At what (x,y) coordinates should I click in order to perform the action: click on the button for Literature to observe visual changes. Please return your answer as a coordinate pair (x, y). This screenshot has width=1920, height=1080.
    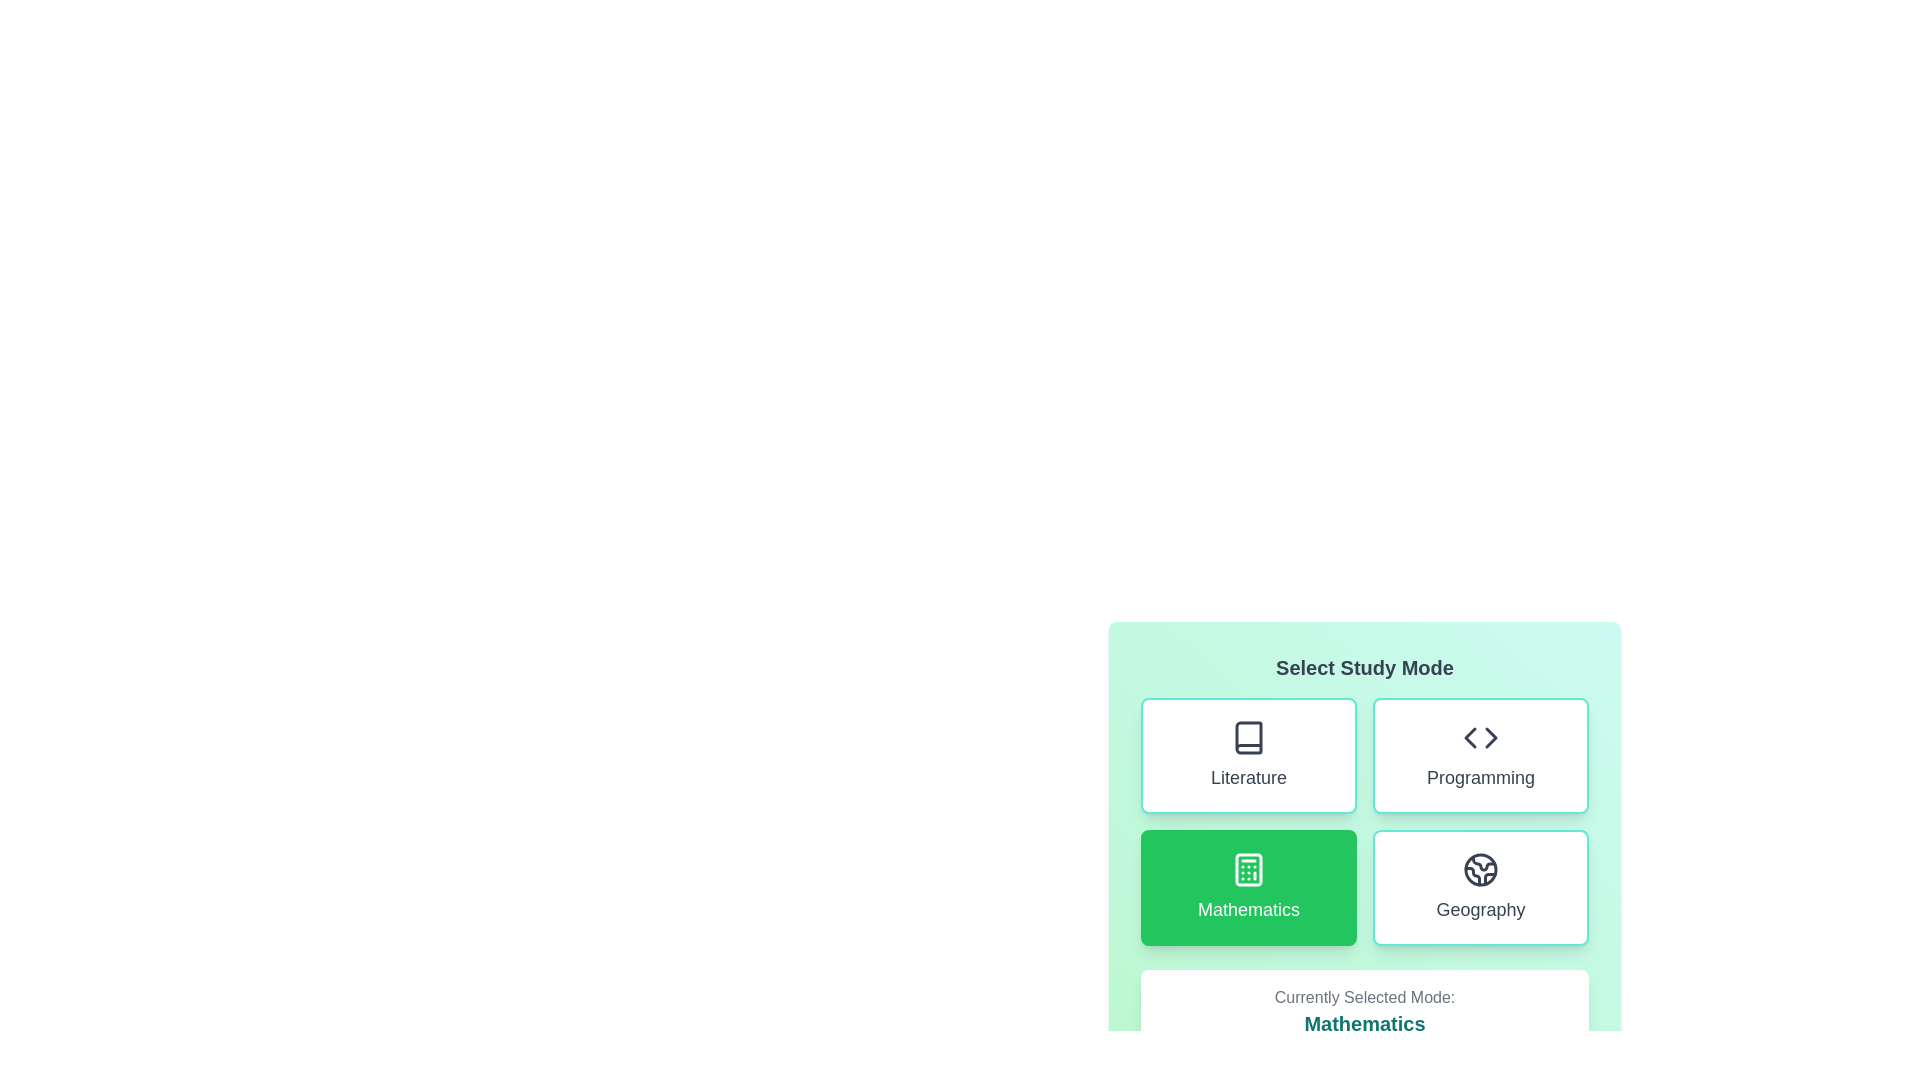
    Looking at the image, I should click on (1247, 756).